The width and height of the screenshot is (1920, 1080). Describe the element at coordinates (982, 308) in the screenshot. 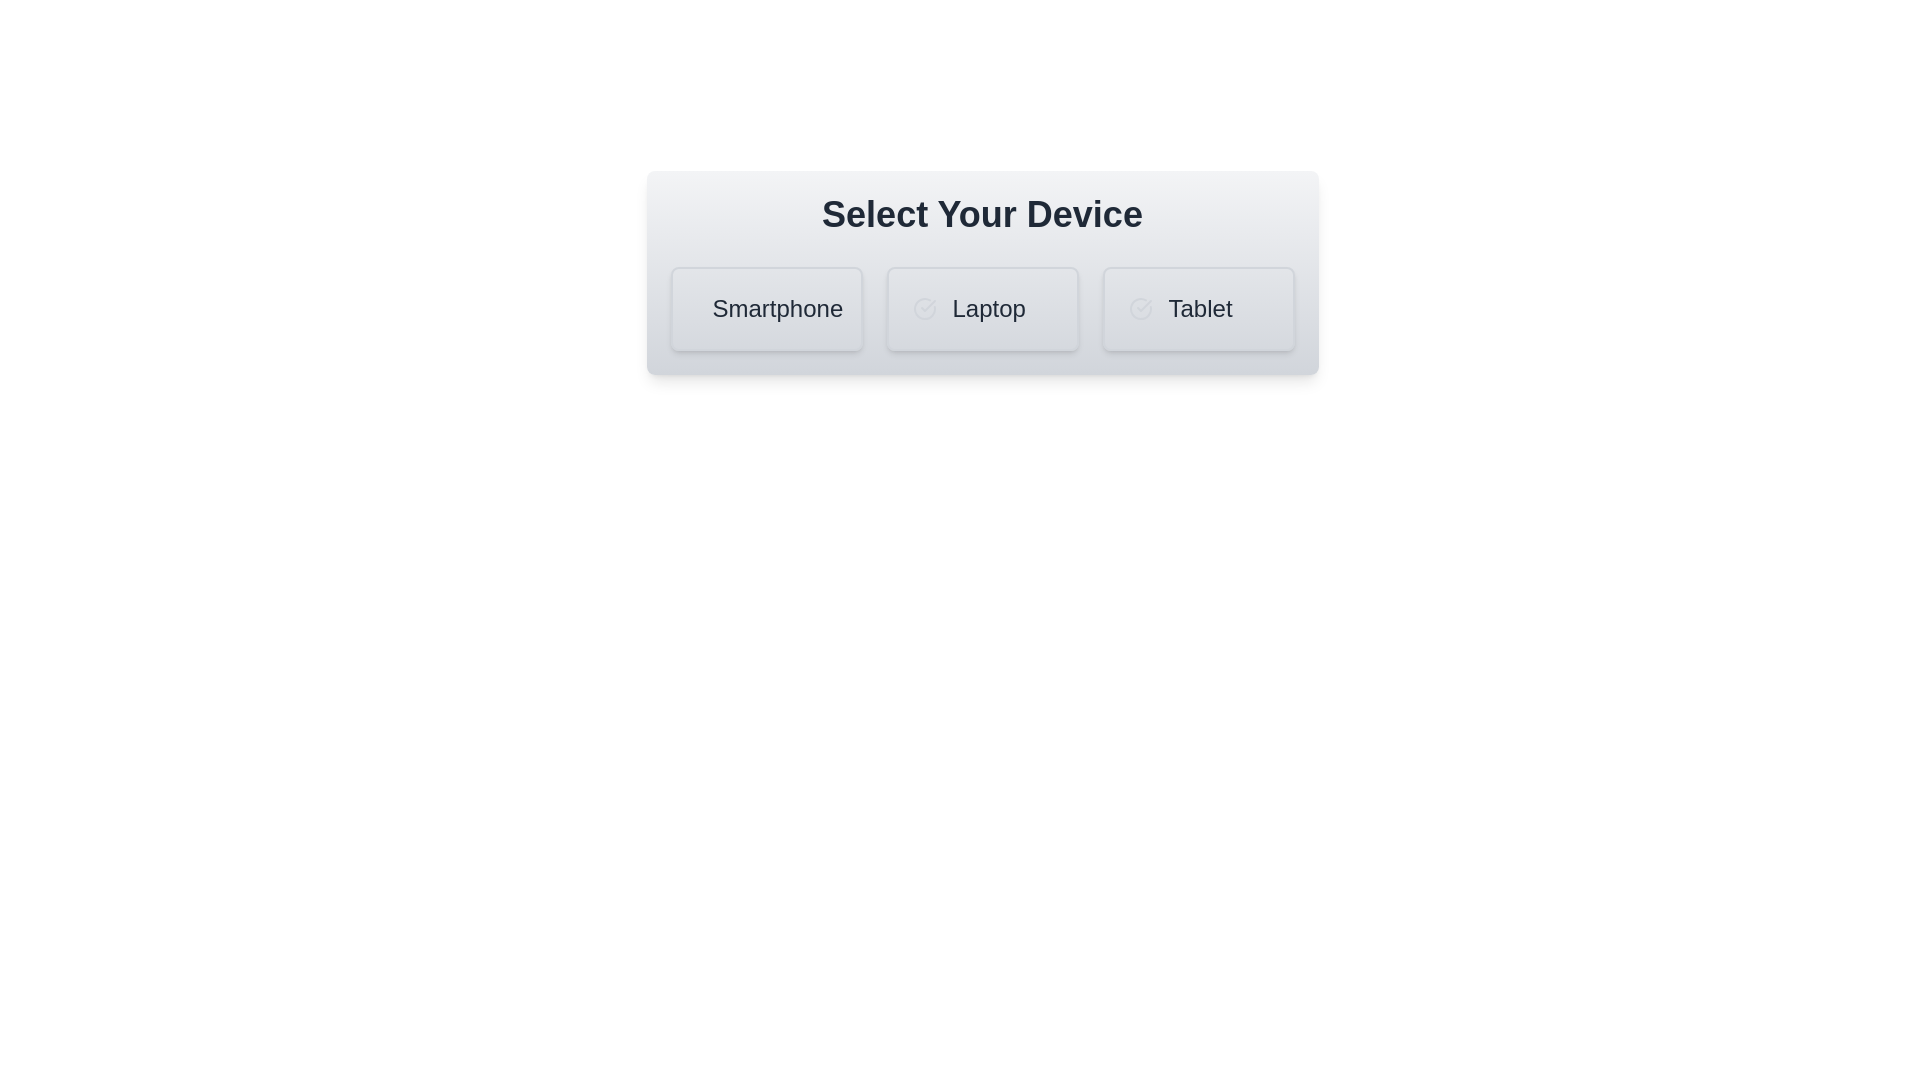

I see `the central radio button option labeled 'Laptop' with an icon of a check within a circle` at that location.